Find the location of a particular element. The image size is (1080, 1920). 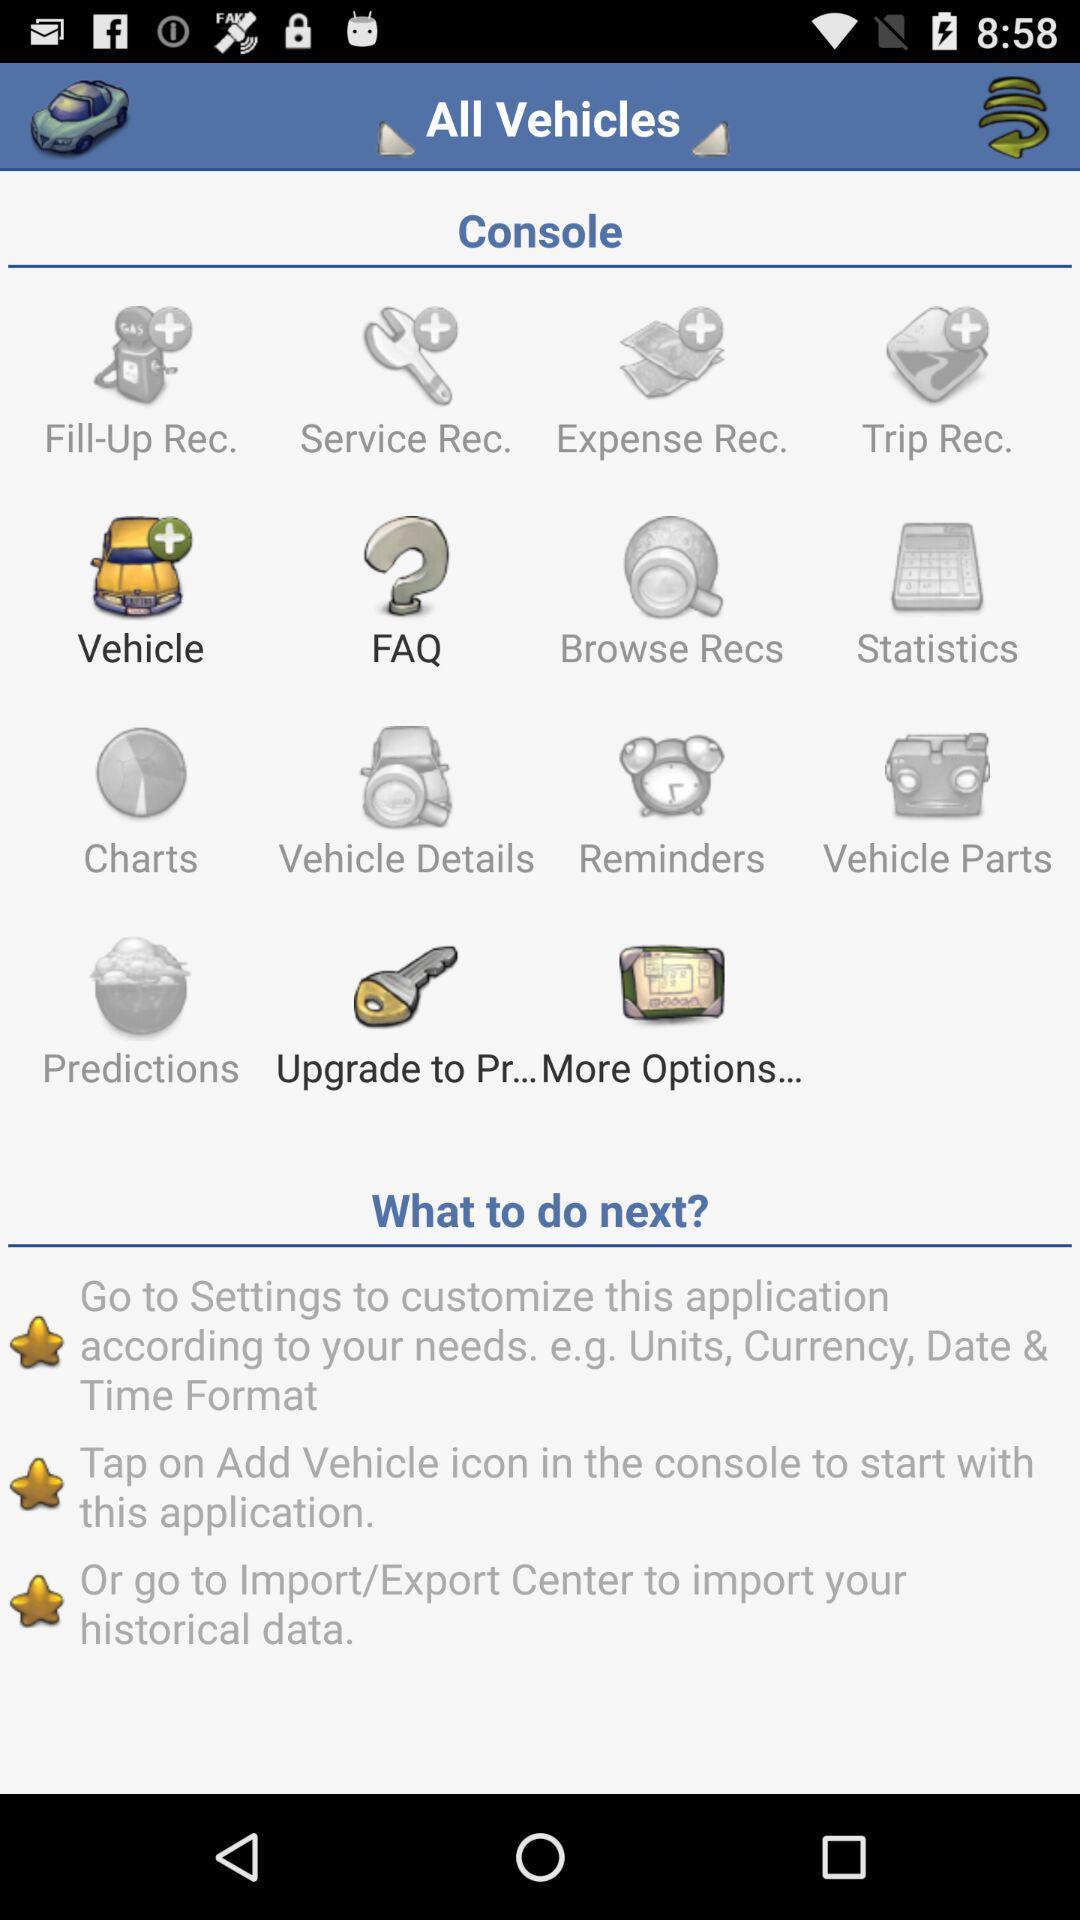

the item to the left of vehicle details icon is located at coordinates (140, 811).